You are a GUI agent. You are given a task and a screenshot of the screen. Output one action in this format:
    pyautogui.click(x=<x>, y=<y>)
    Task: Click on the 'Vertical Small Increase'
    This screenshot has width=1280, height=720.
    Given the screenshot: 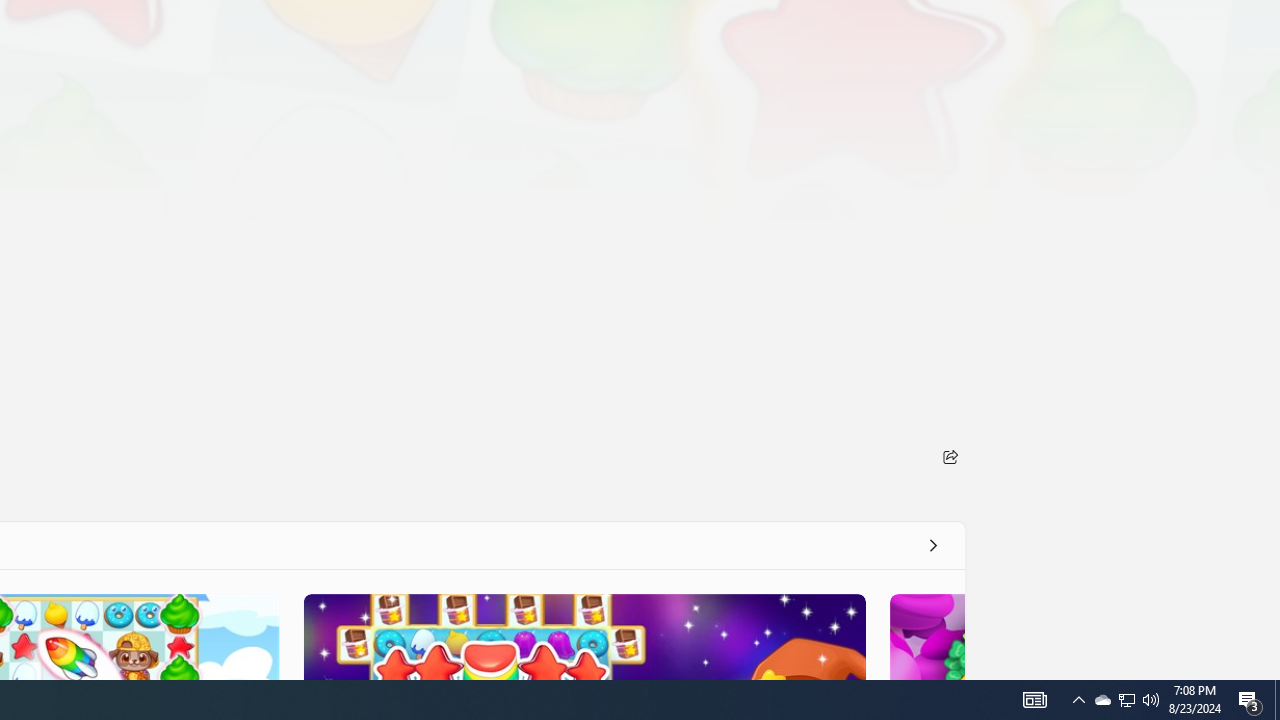 What is the action you would take?
    pyautogui.click(x=1271, y=672)
    